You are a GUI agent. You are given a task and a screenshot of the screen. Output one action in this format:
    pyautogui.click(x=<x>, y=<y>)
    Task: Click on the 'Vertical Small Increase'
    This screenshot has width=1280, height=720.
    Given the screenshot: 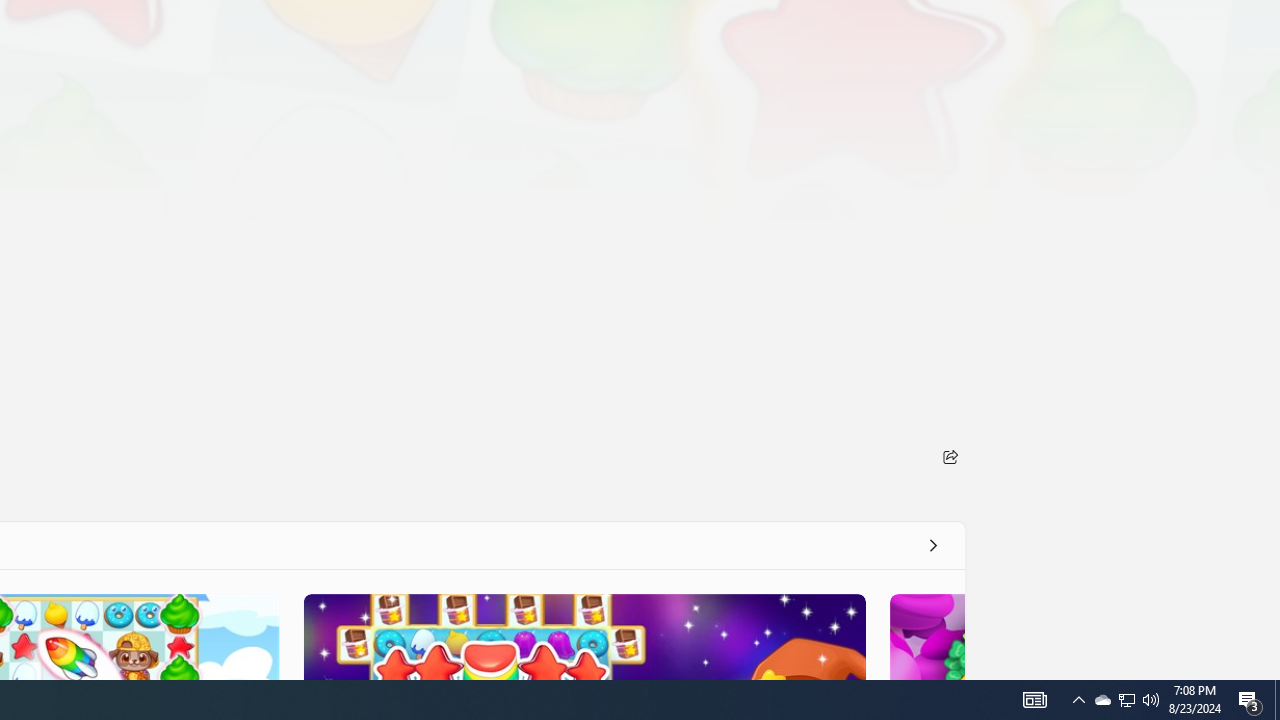 What is the action you would take?
    pyautogui.click(x=1271, y=672)
    